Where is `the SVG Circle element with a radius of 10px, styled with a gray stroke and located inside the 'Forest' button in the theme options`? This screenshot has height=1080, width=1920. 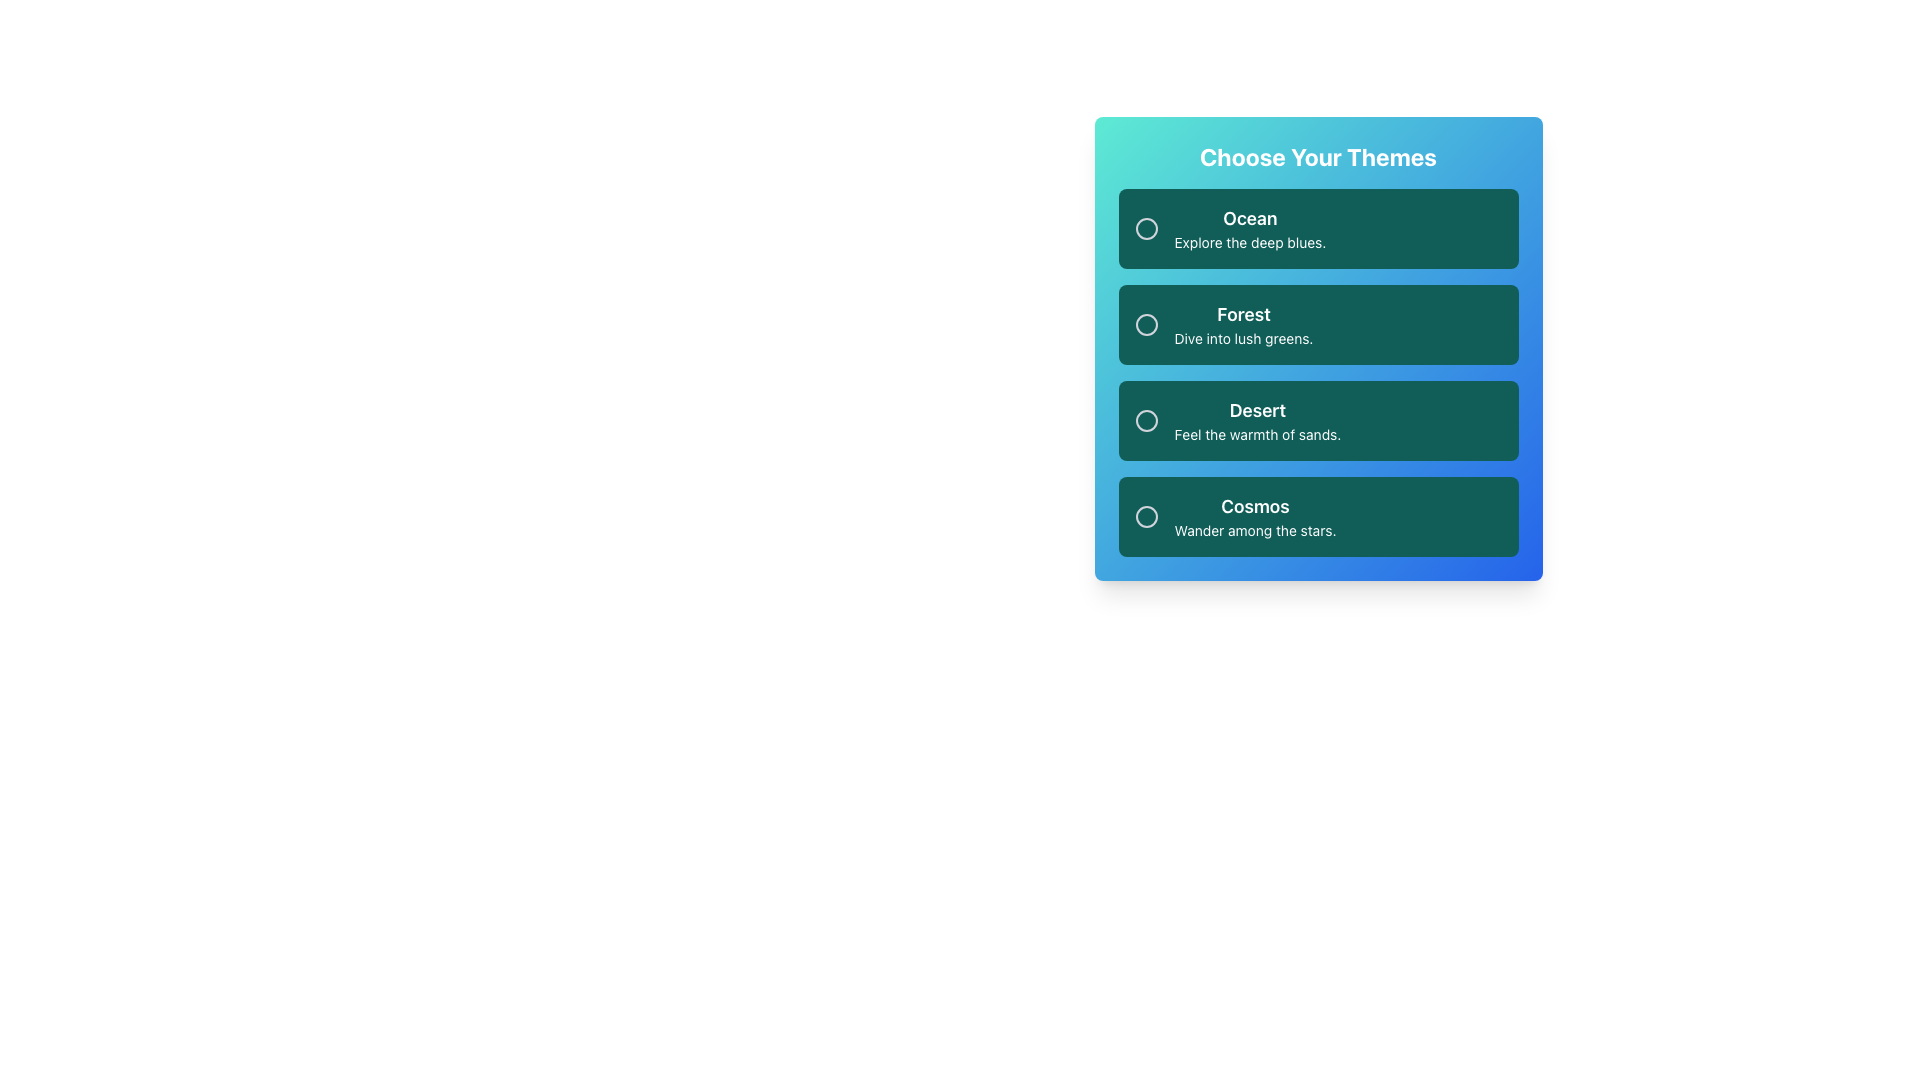
the SVG Circle element with a radius of 10px, styled with a gray stroke and located inside the 'Forest' button in the theme options is located at coordinates (1146, 323).